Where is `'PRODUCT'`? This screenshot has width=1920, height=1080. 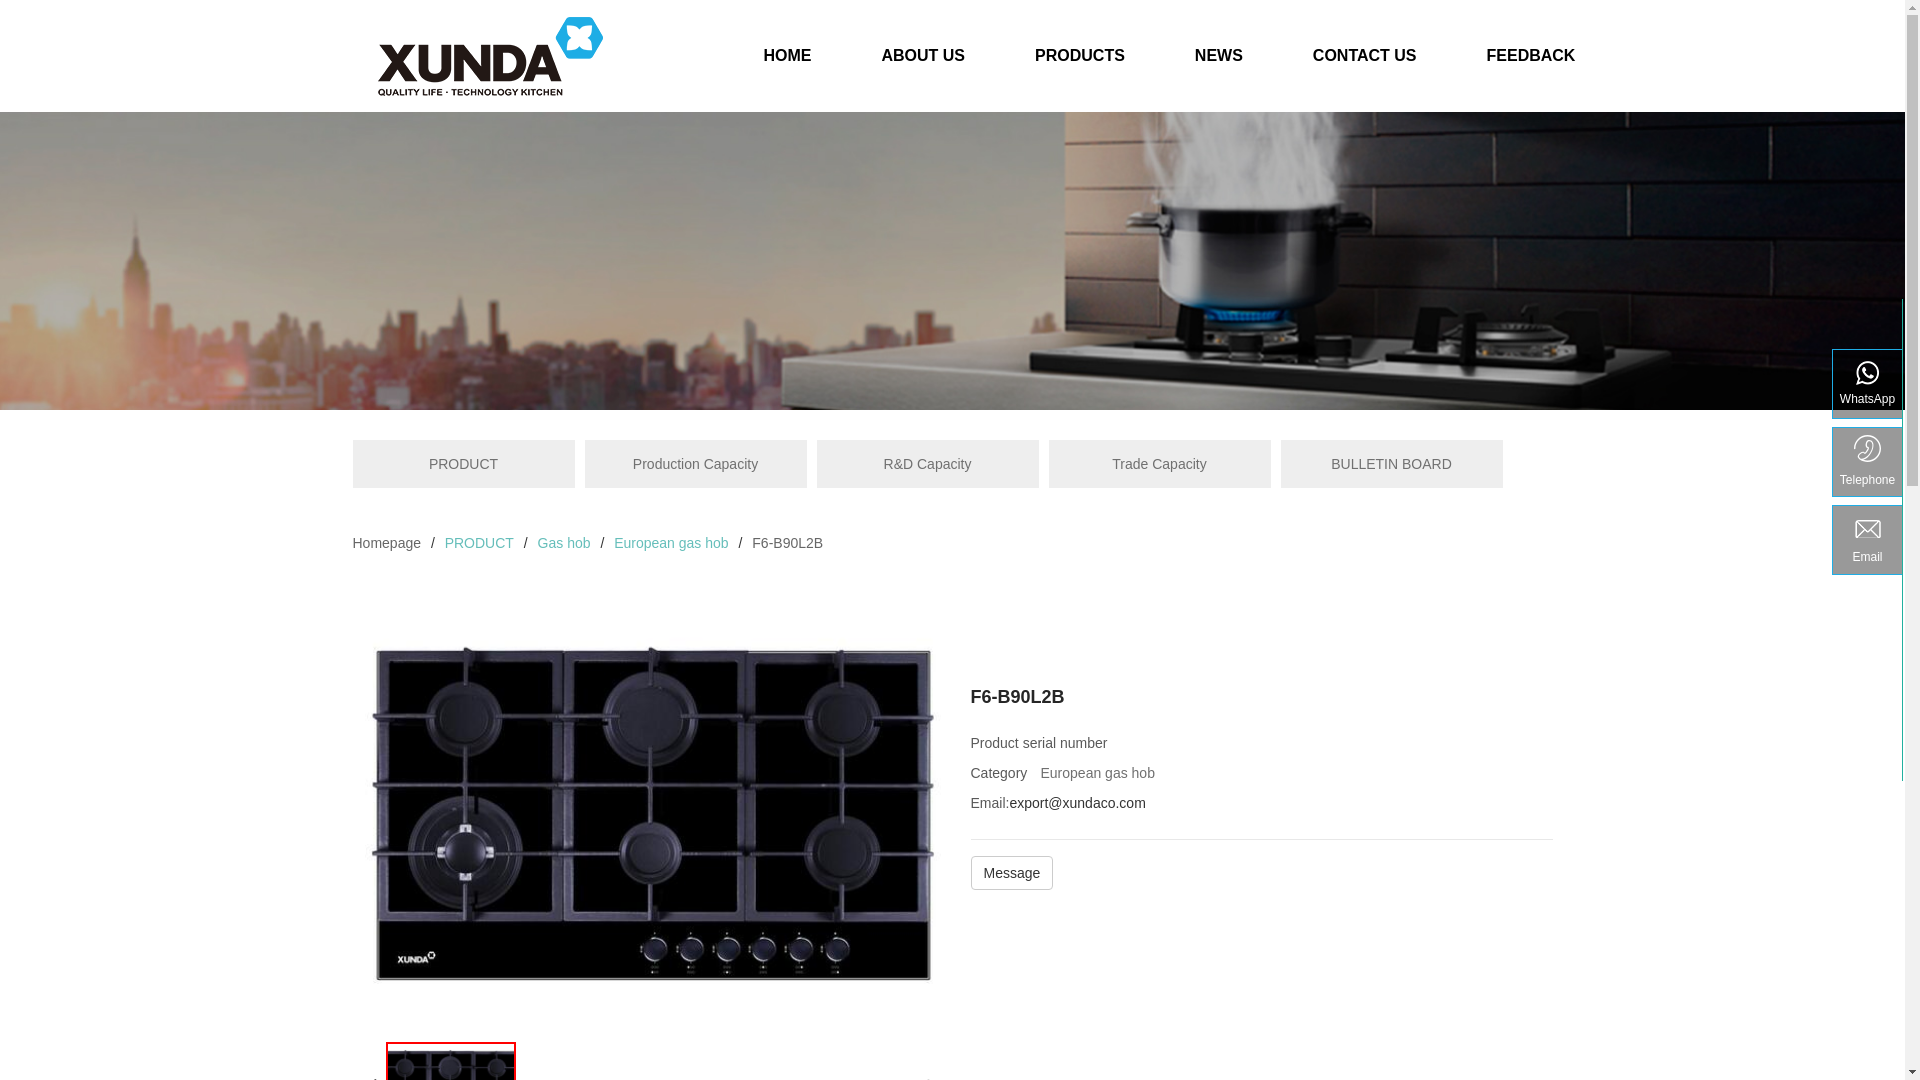 'PRODUCT' is located at coordinates (461, 463).